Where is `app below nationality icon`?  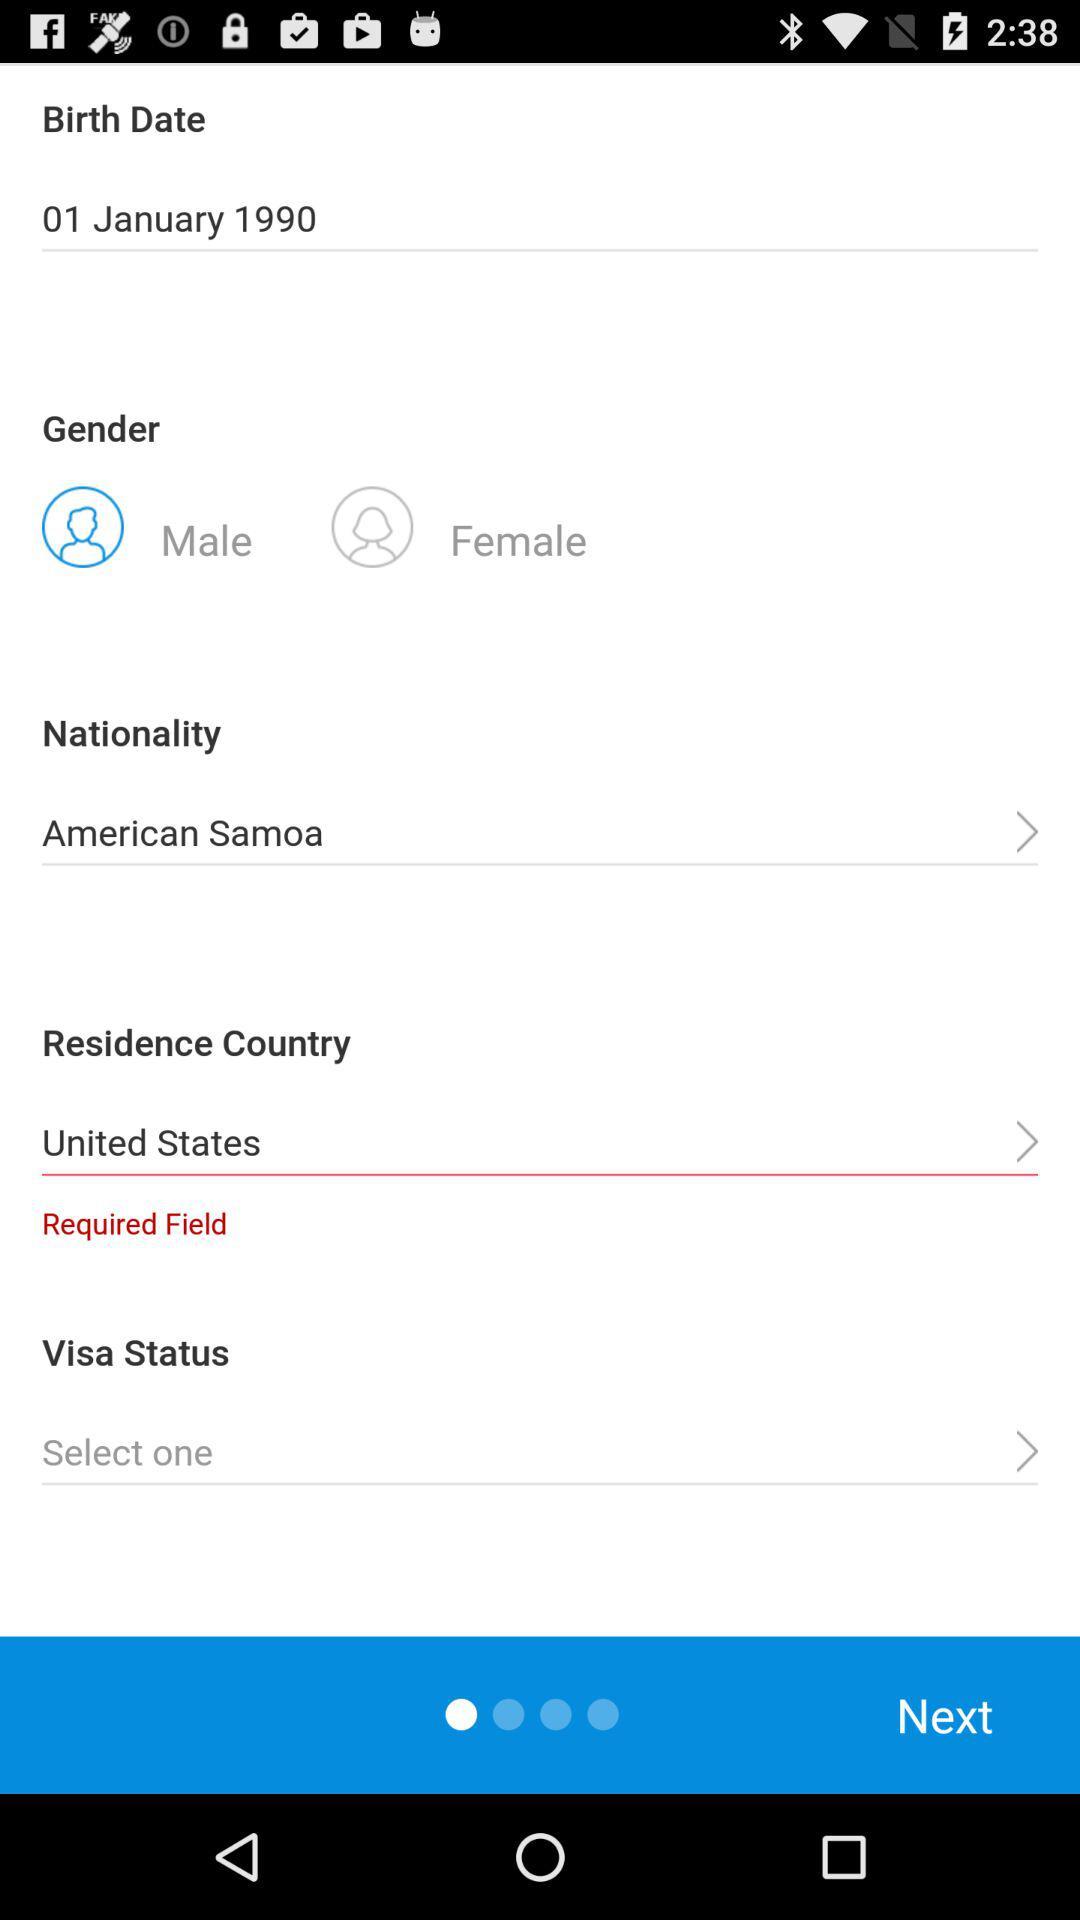 app below nationality icon is located at coordinates (540, 832).